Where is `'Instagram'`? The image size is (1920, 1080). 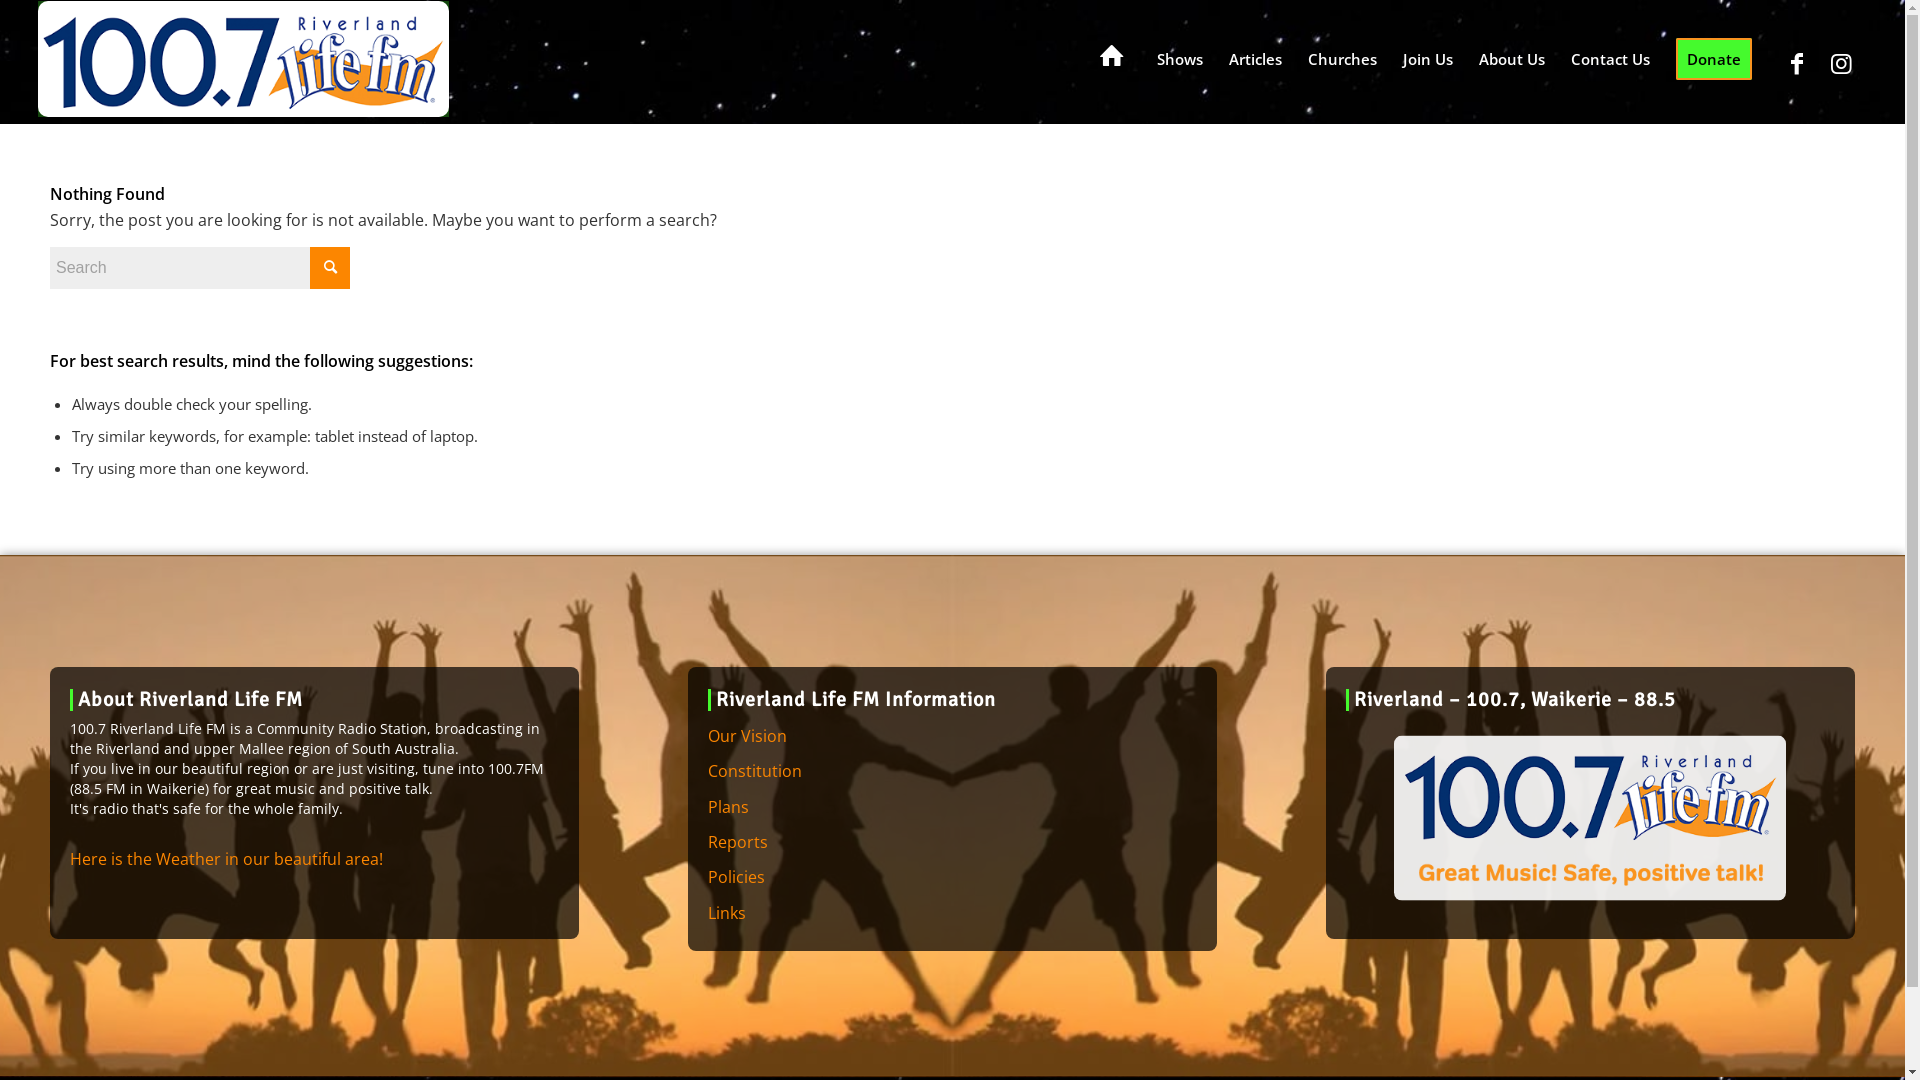 'Instagram' is located at coordinates (1841, 61).